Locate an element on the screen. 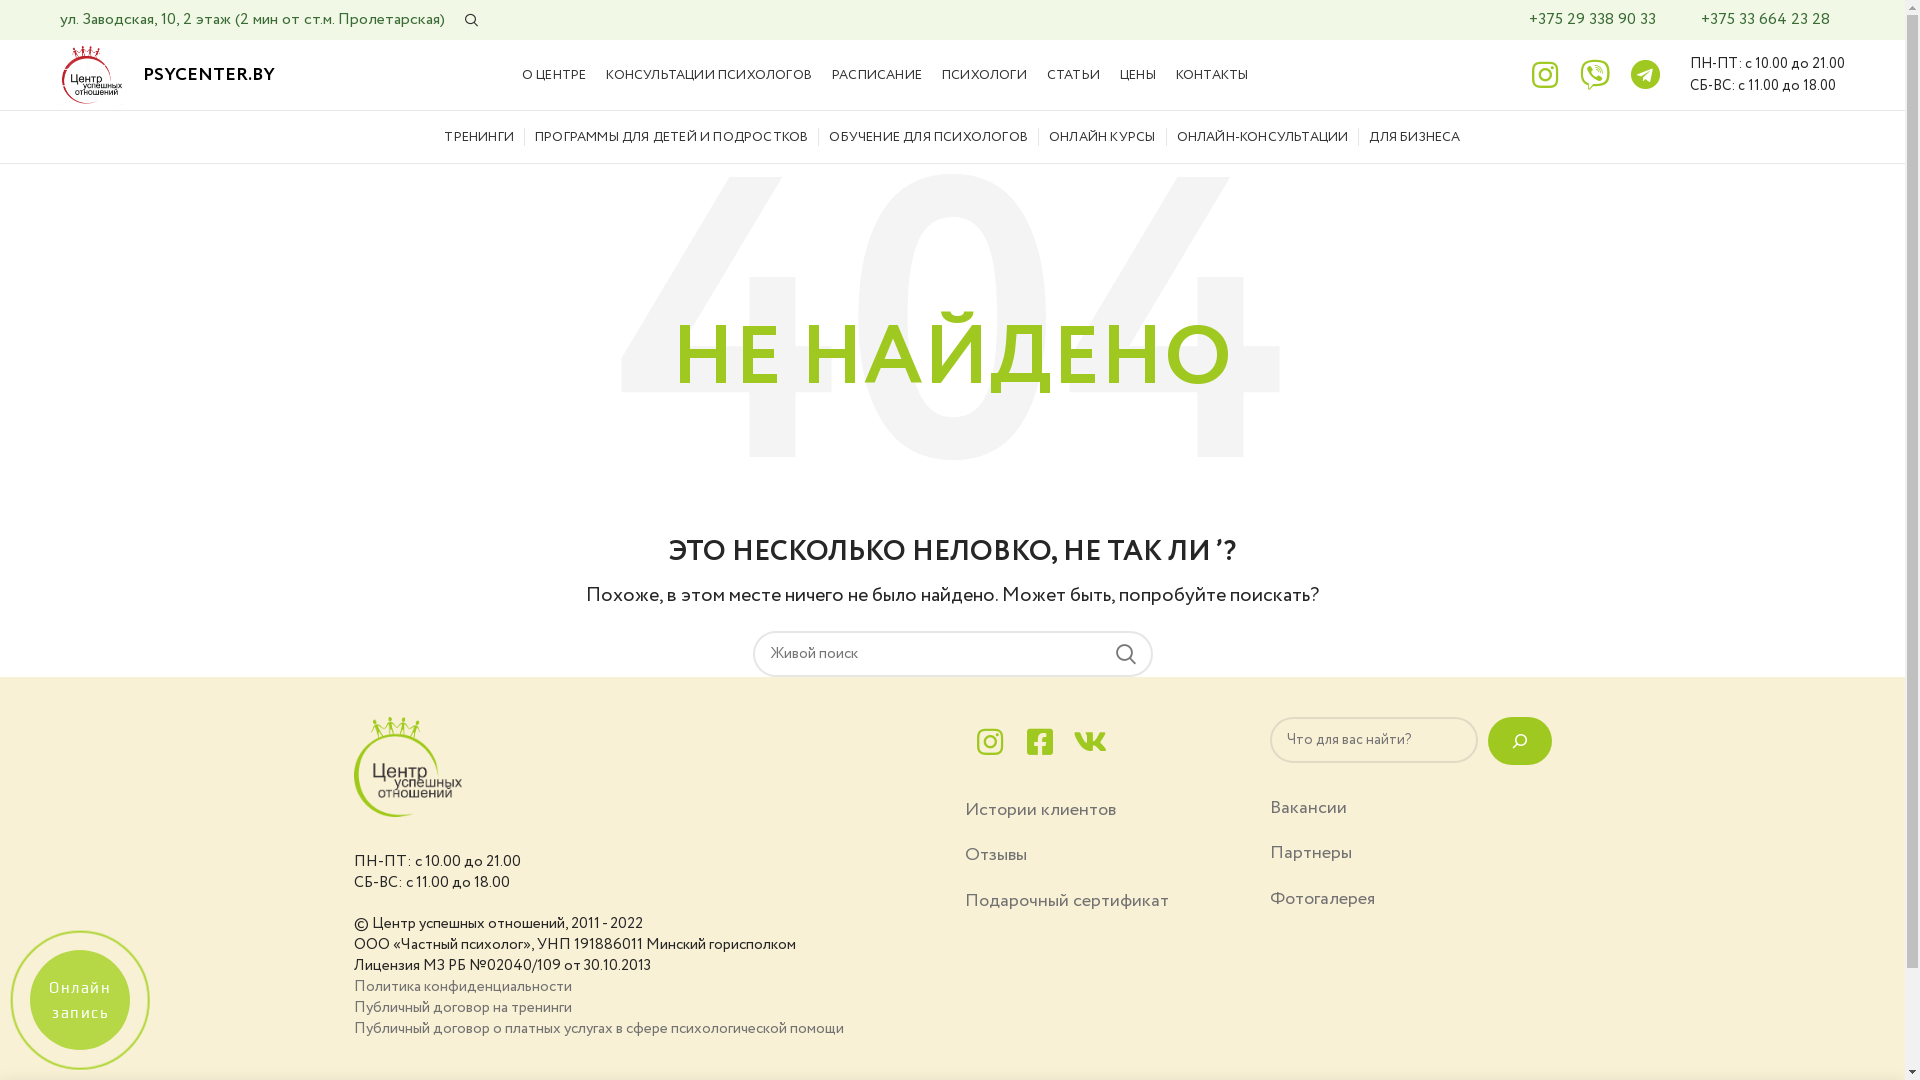 The width and height of the screenshot is (1920, 1080). 'PSYCENTER.BY' is located at coordinates (209, 73).